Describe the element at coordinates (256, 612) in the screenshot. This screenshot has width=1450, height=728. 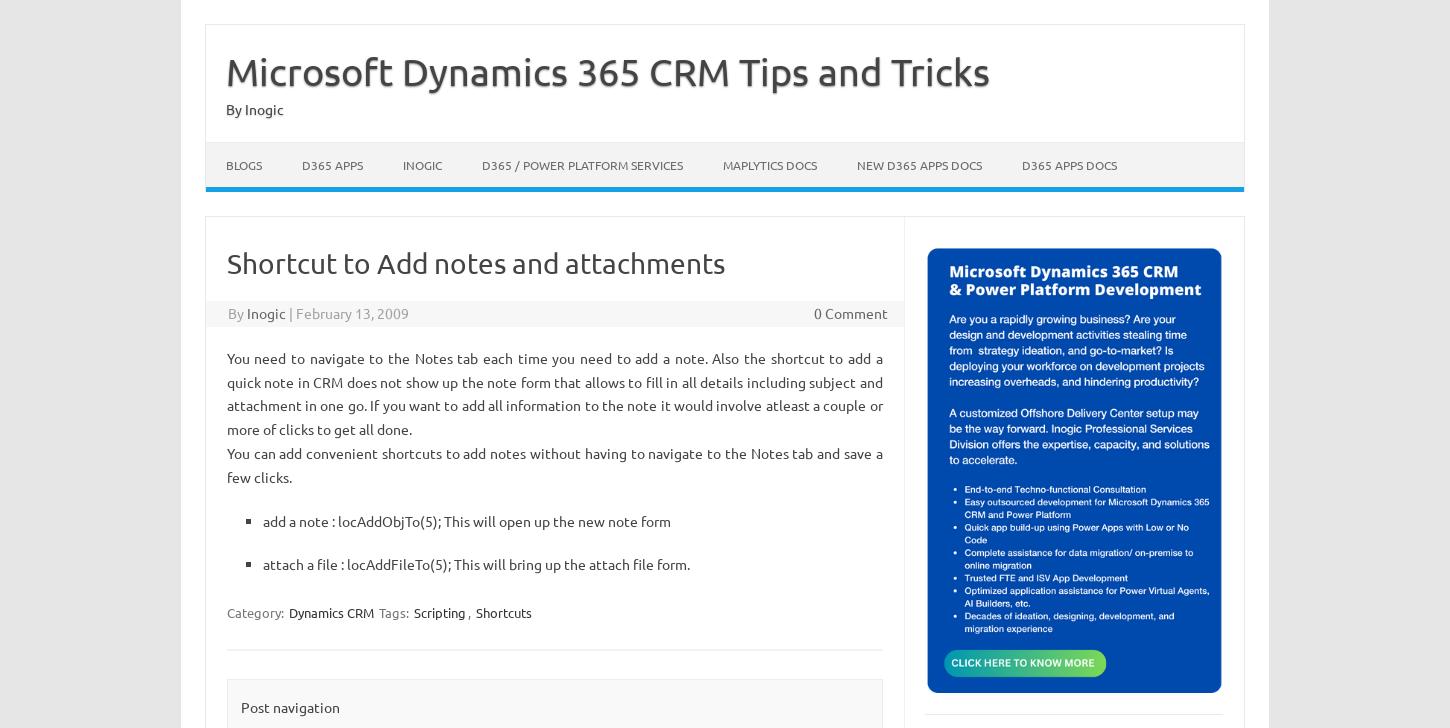
I see `'Category:'` at that location.